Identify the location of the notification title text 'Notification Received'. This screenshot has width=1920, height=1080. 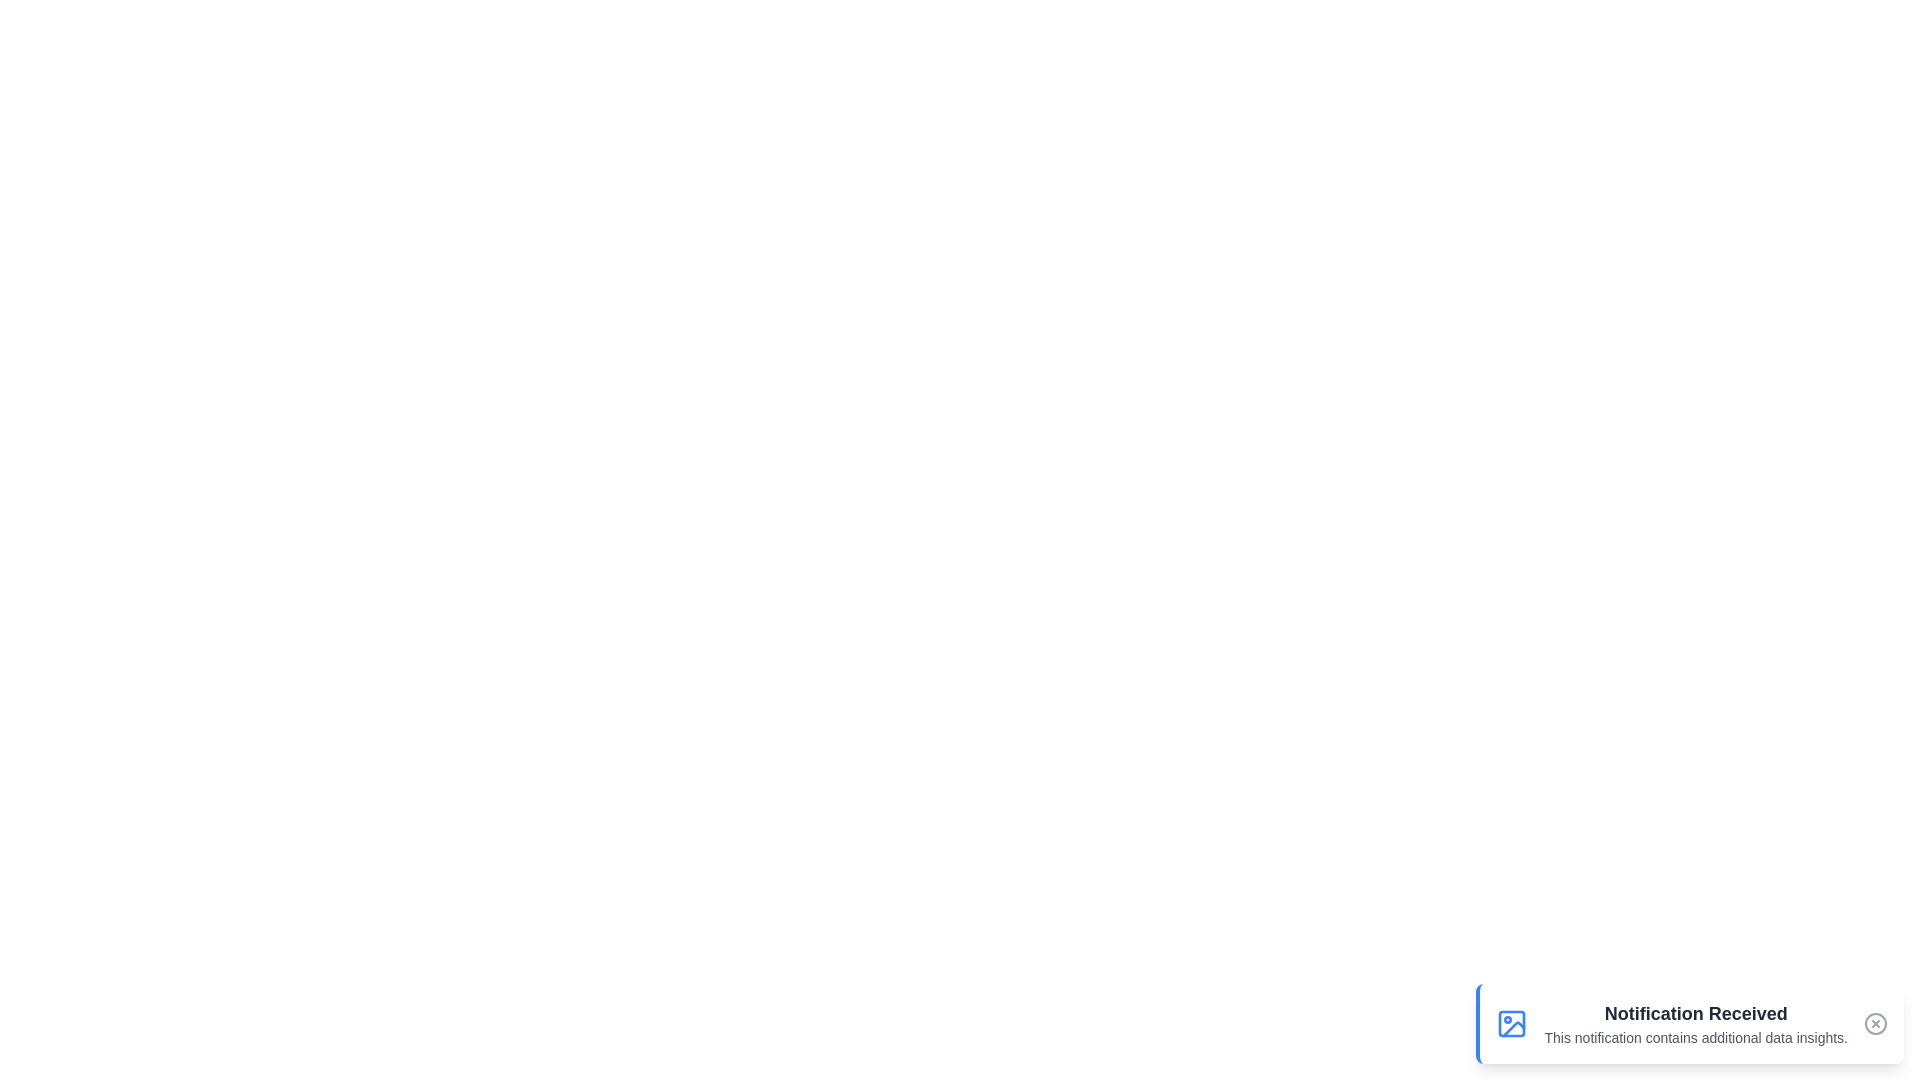
(1695, 1014).